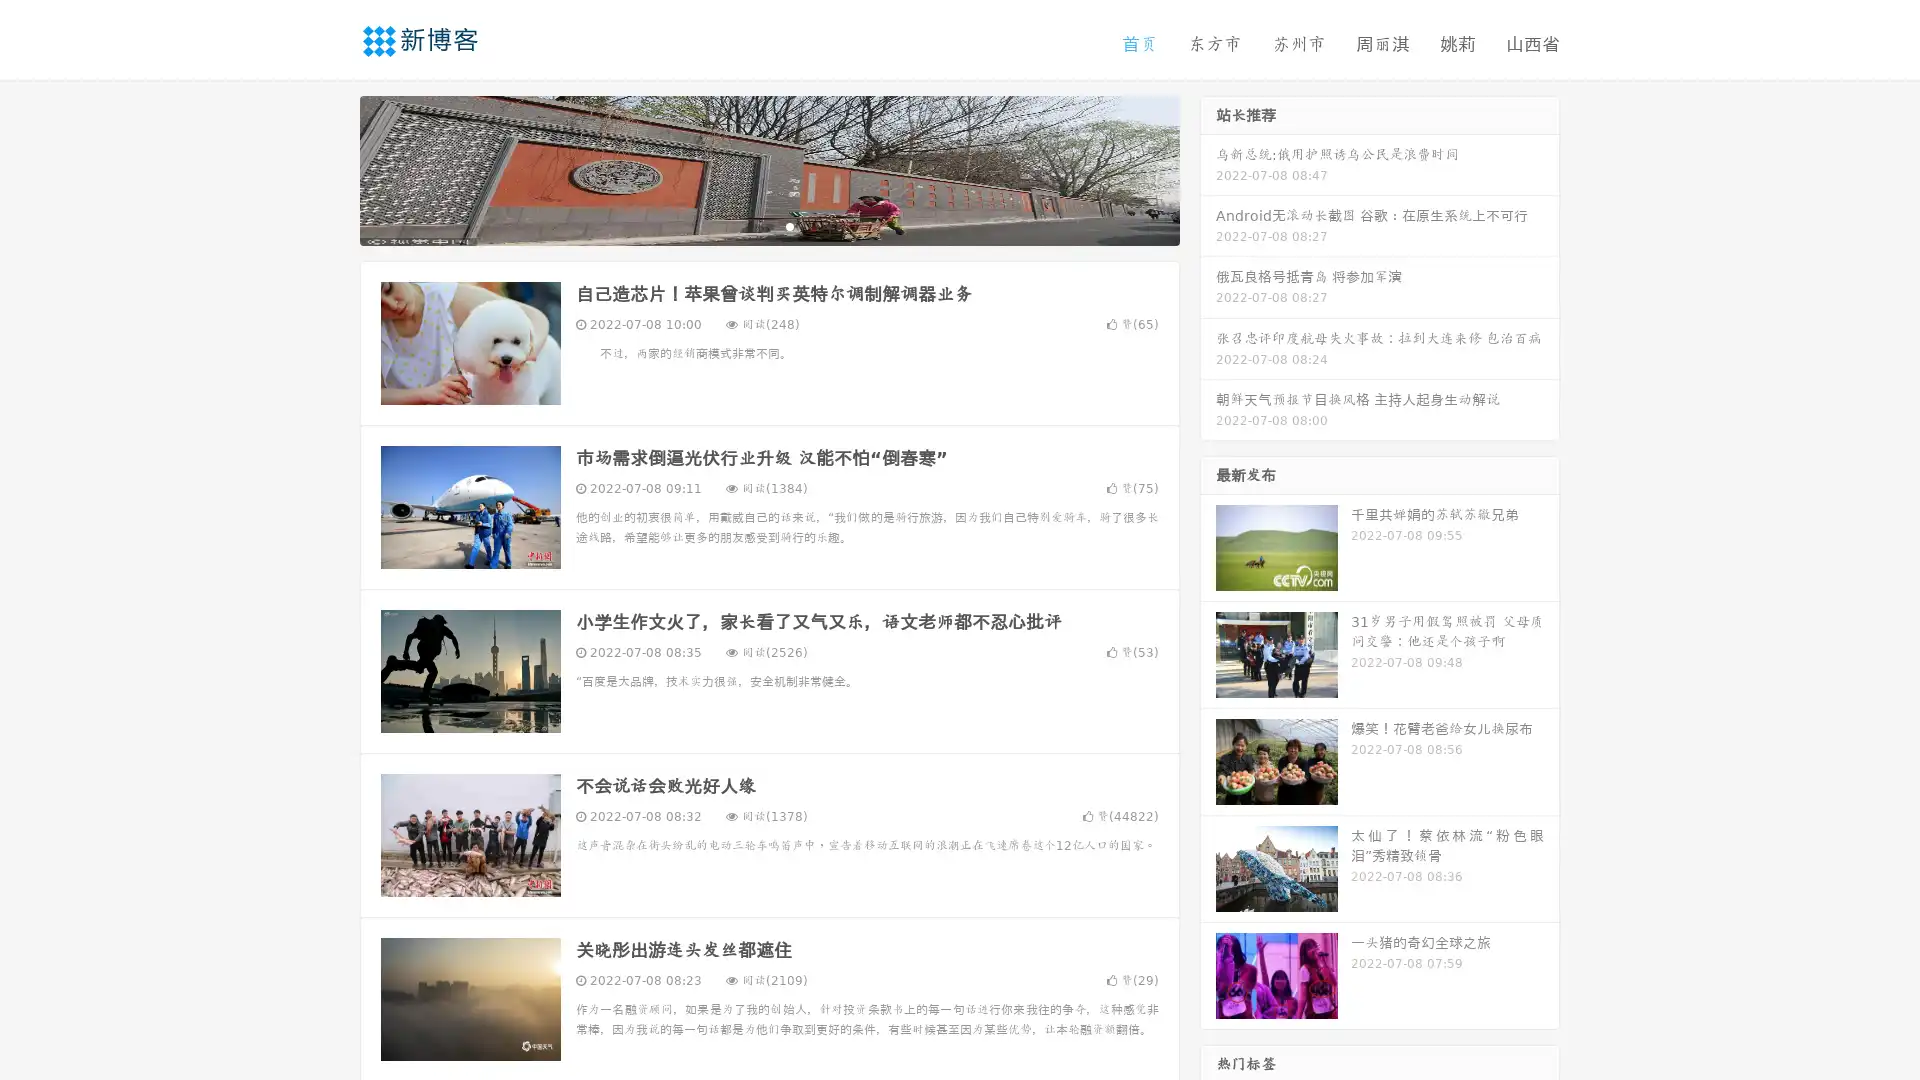  What do you see at coordinates (789, 225) in the screenshot?
I see `Go to slide 3` at bounding box center [789, 225].